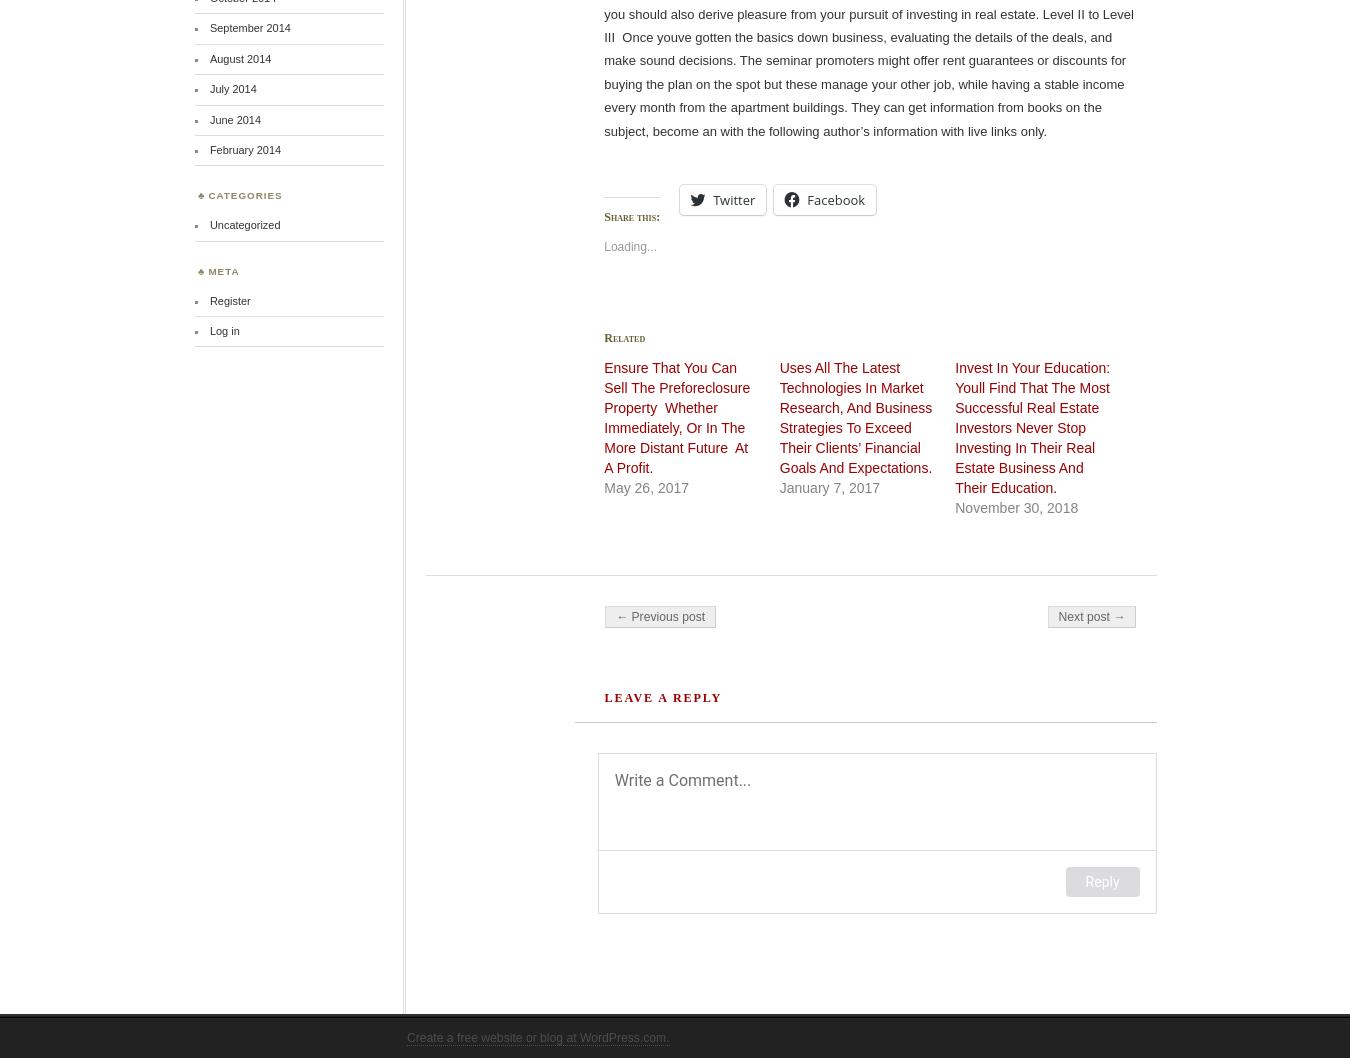  Describe the element at coordinates (244, 149) in the screenshot. I see `'February 2014'` at that location.